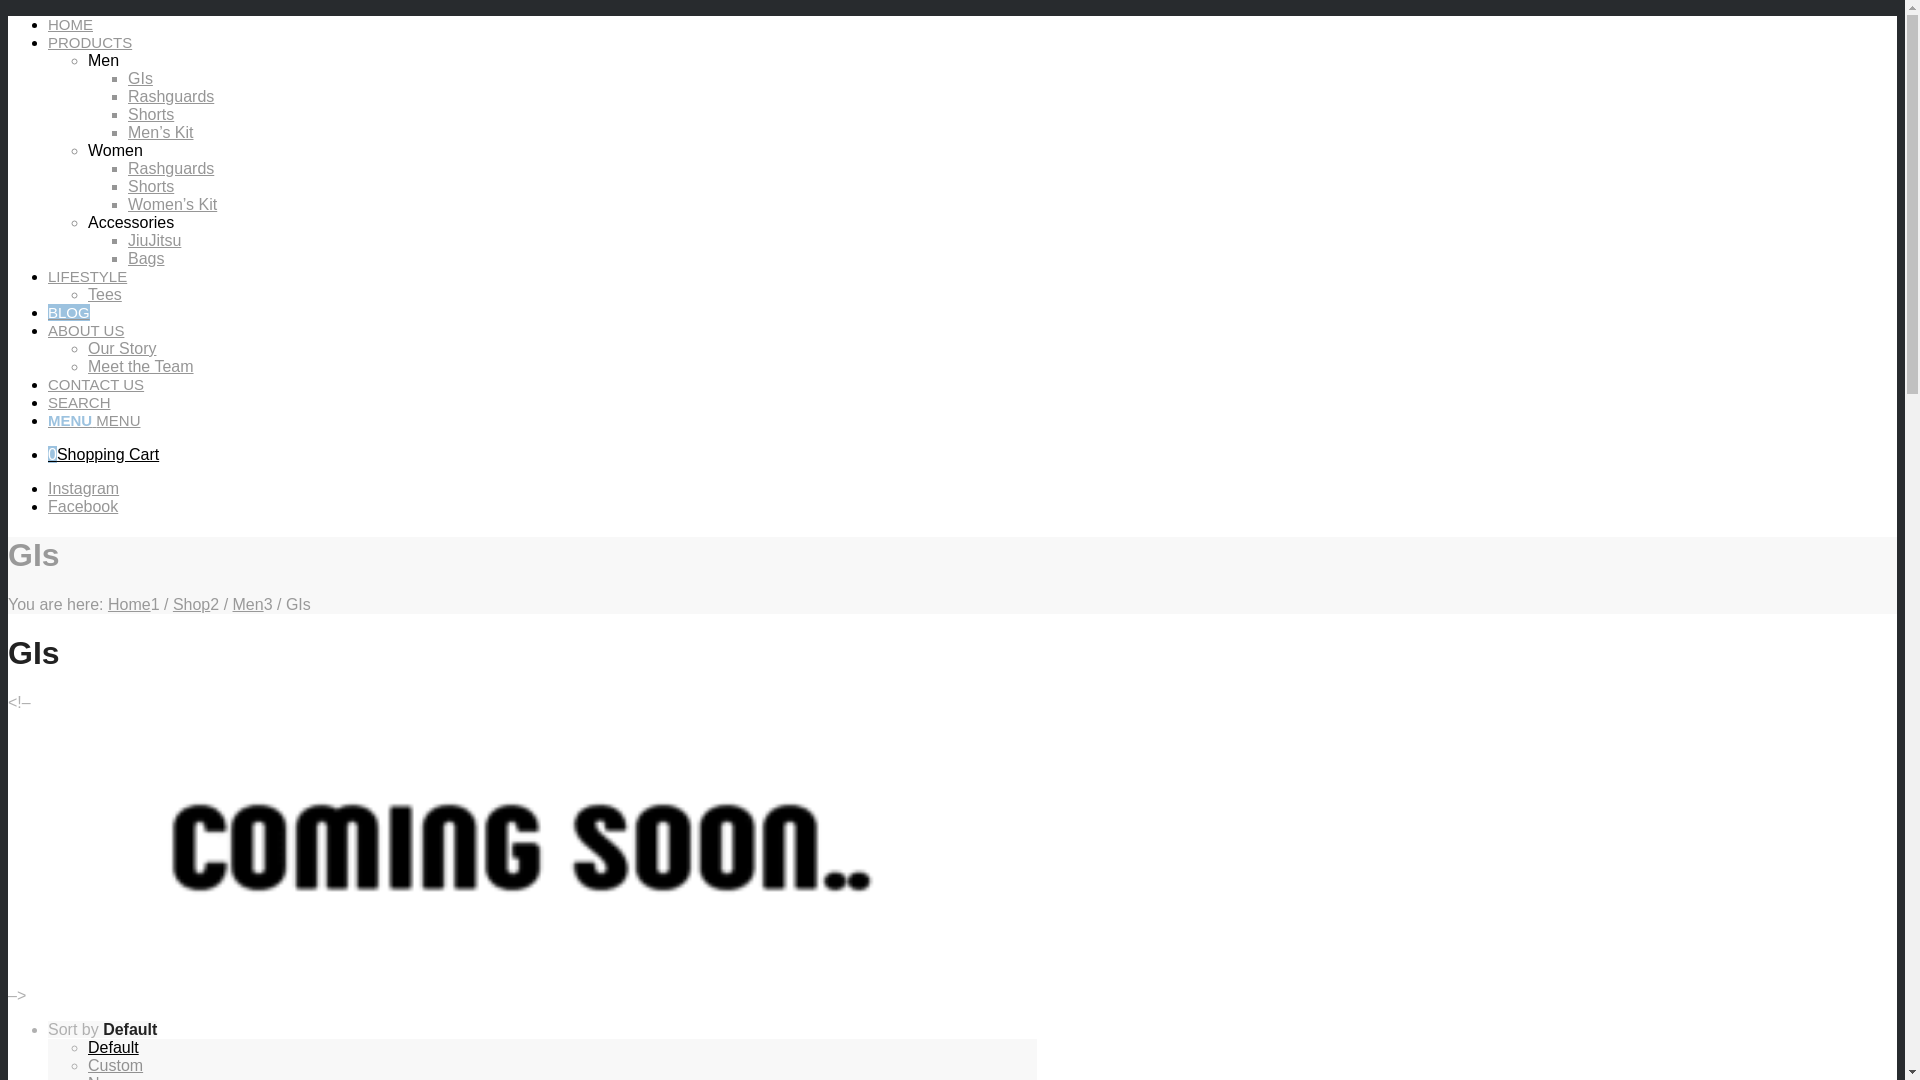 The width and height of the screenshot is (1920, 1080). What do you see at coordinates (68, 312) in the screenshot?
I see `'BLOG'` at bounding box center [68, 312].